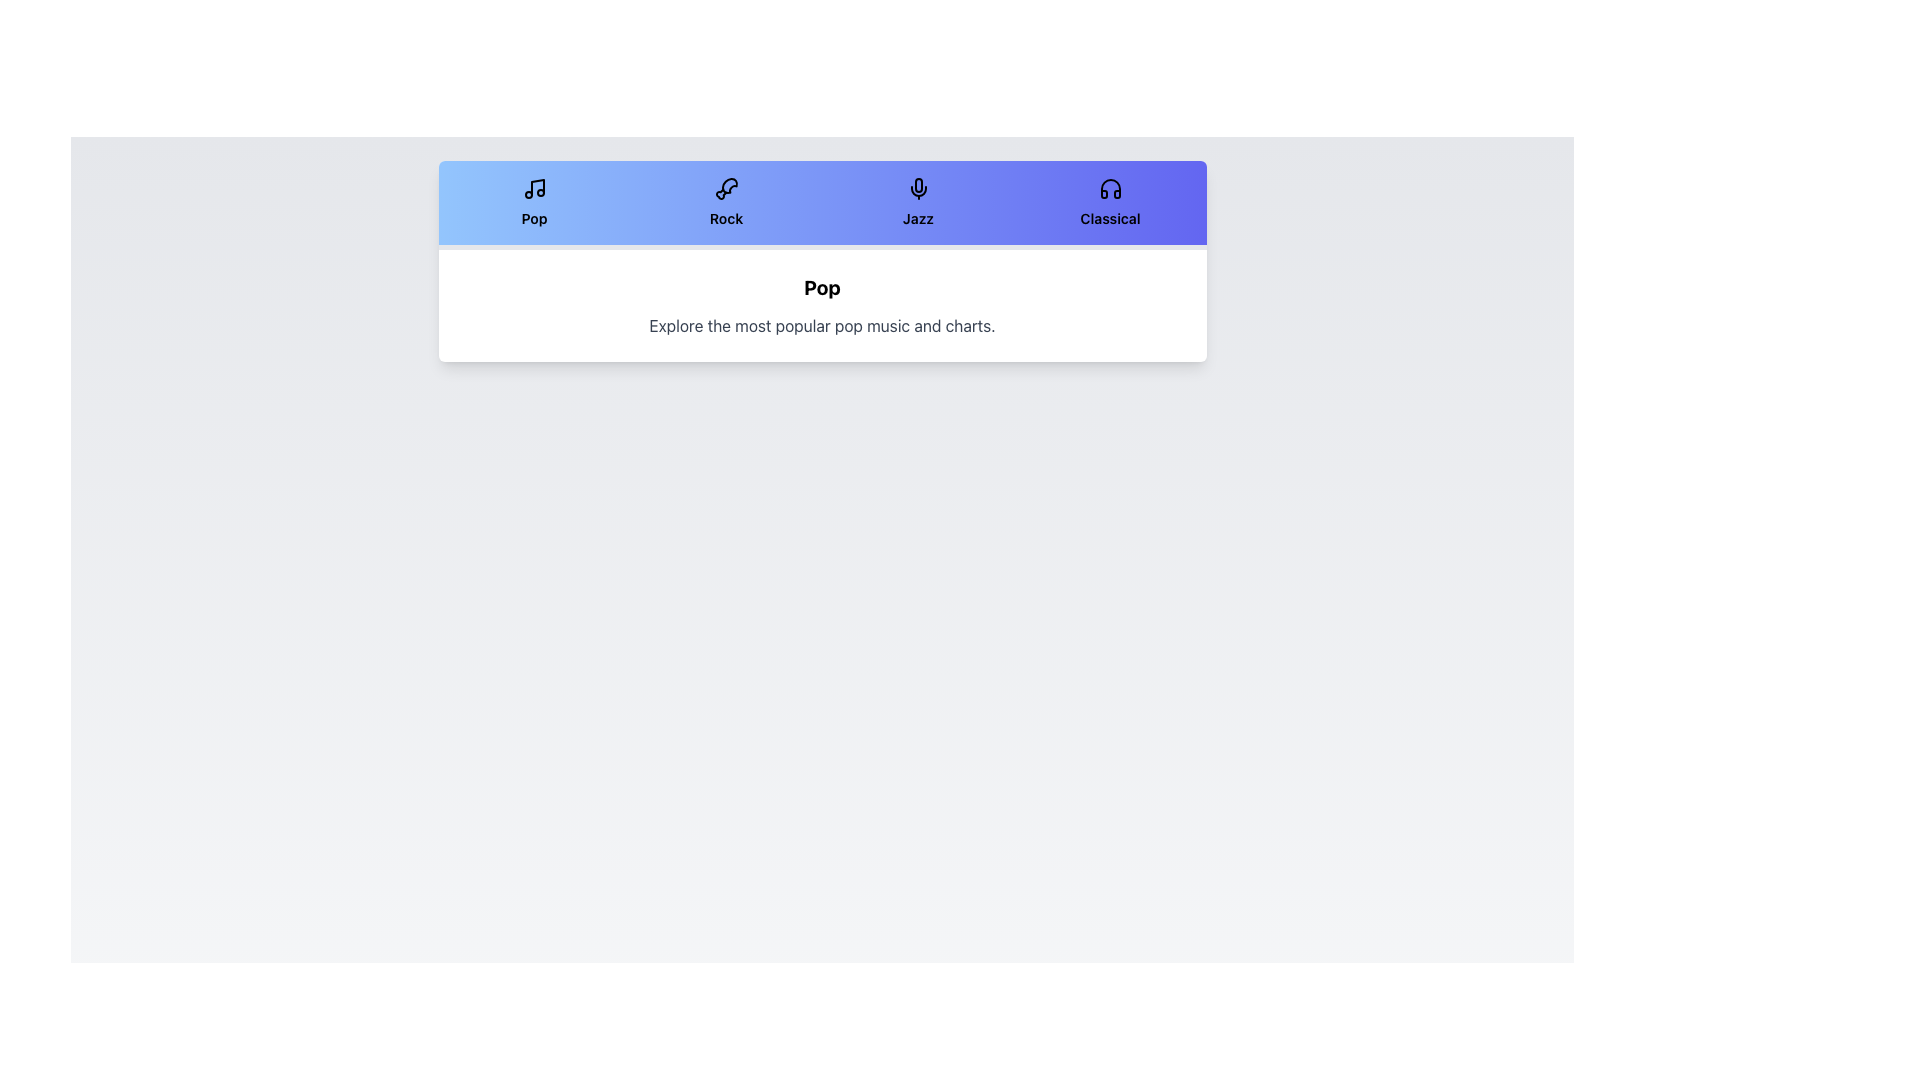 The image size is (1920, 1080). Describe the element at coordinates (728, 185) in the screenshot. I see `the icon representing the 'Rock' tab in the navigation menu` at that location.